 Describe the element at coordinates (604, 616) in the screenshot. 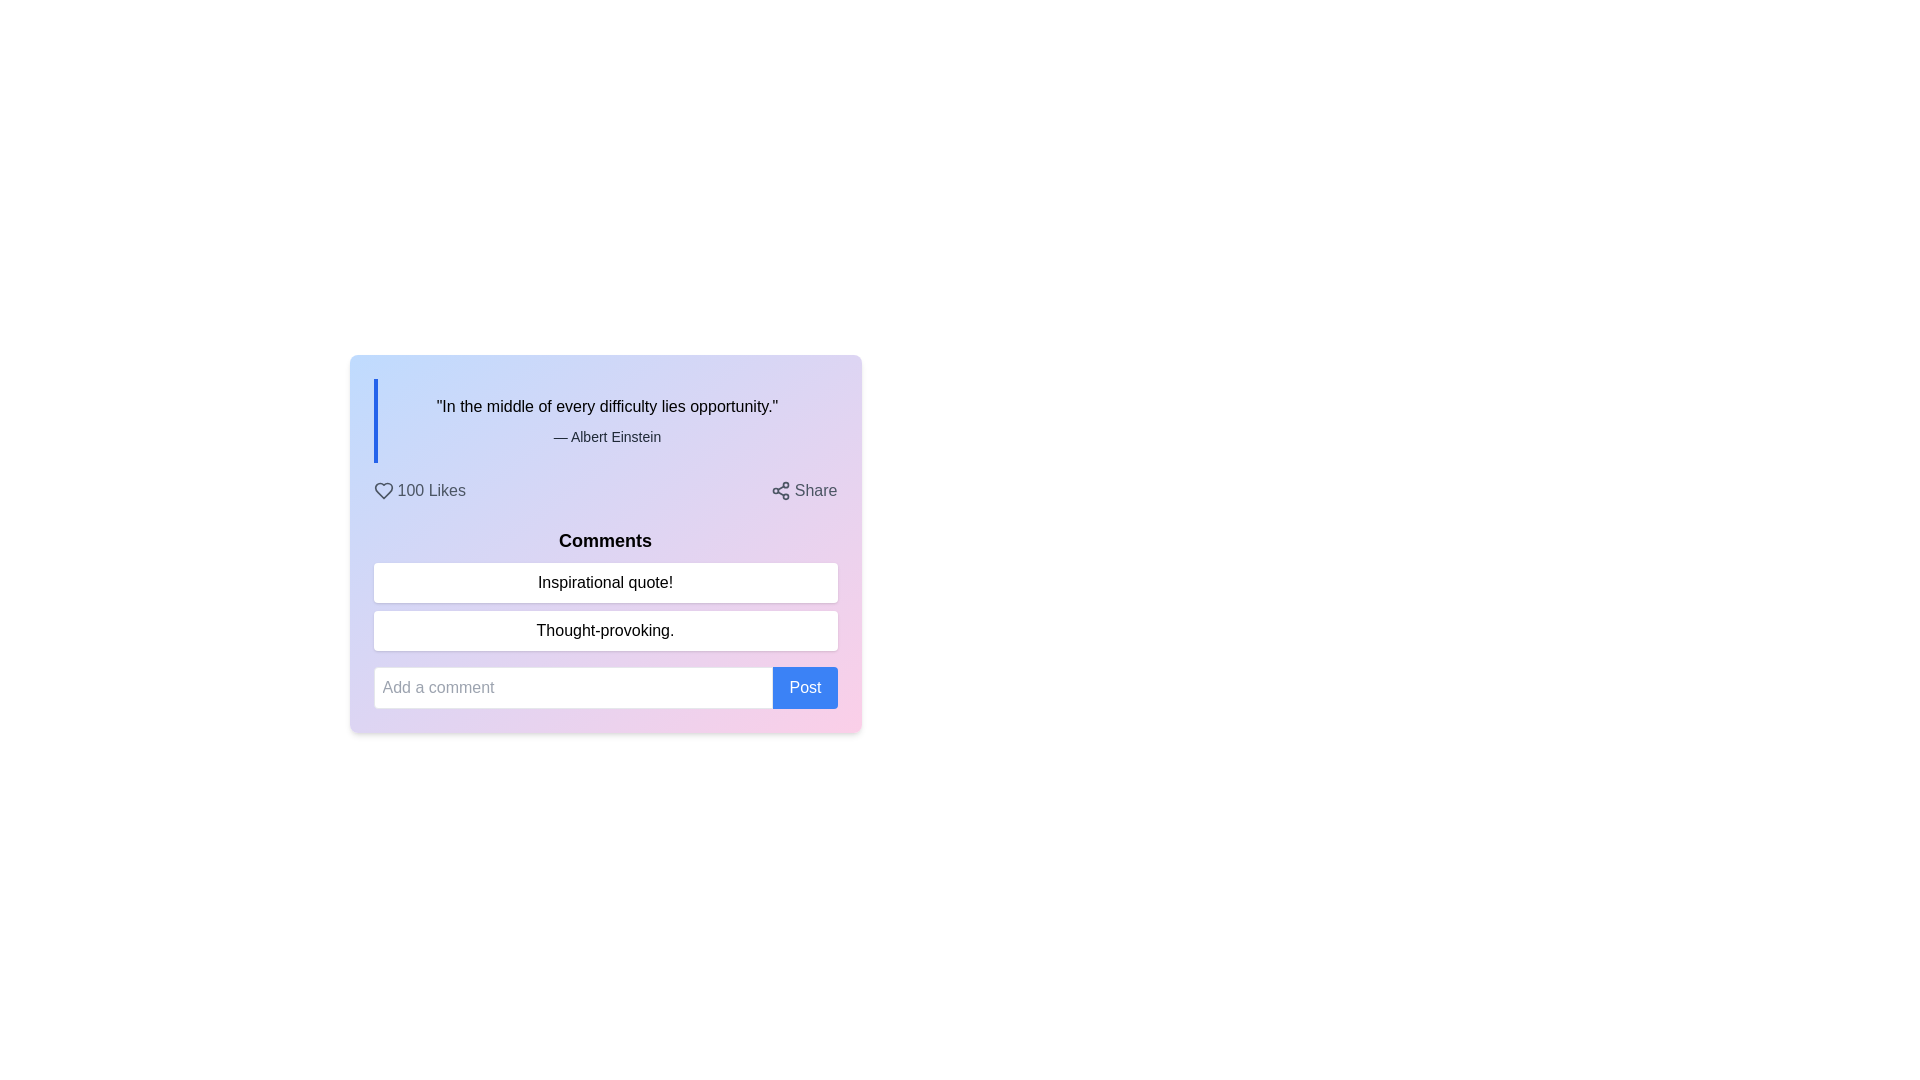

I see `the Text Display Box containing the content 'Thought-provoking.'` at that location.